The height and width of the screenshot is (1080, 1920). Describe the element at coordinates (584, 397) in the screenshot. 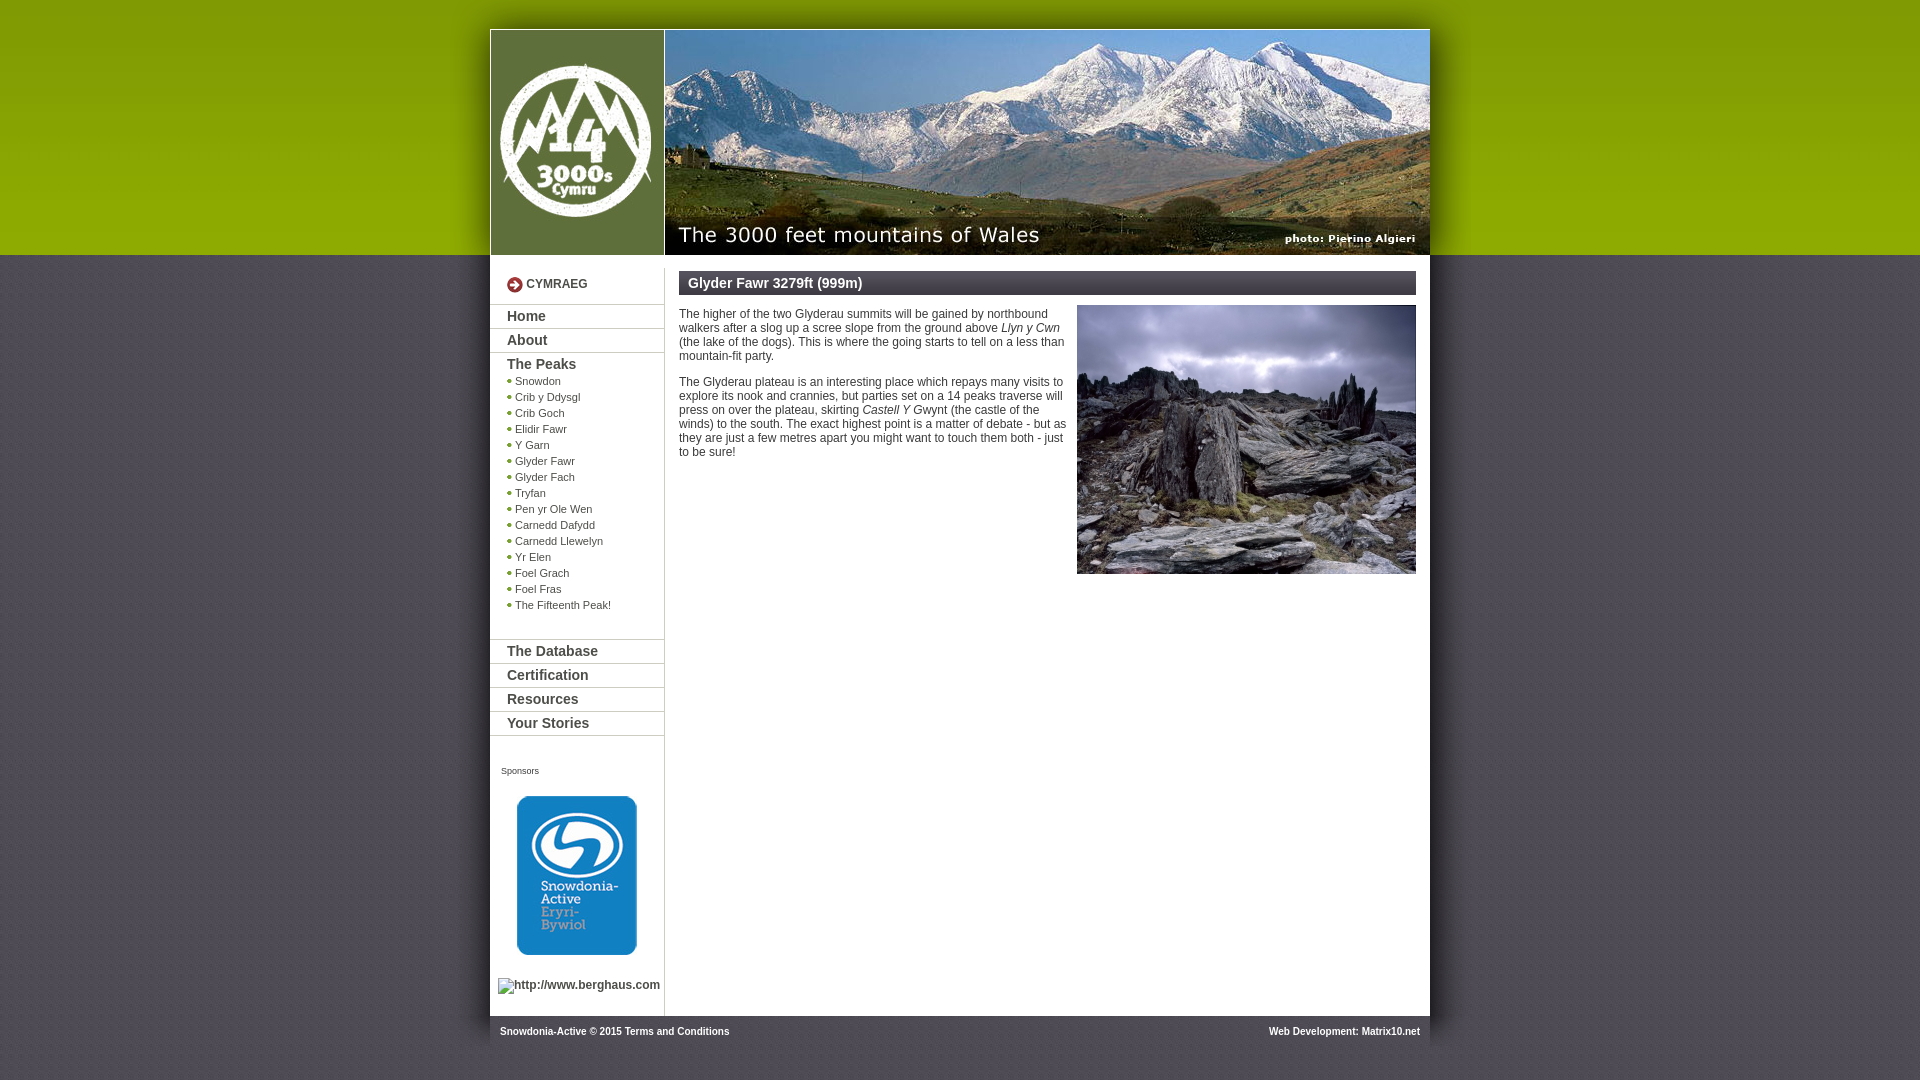

I see `'Crib y Ddysgl'` at that location.